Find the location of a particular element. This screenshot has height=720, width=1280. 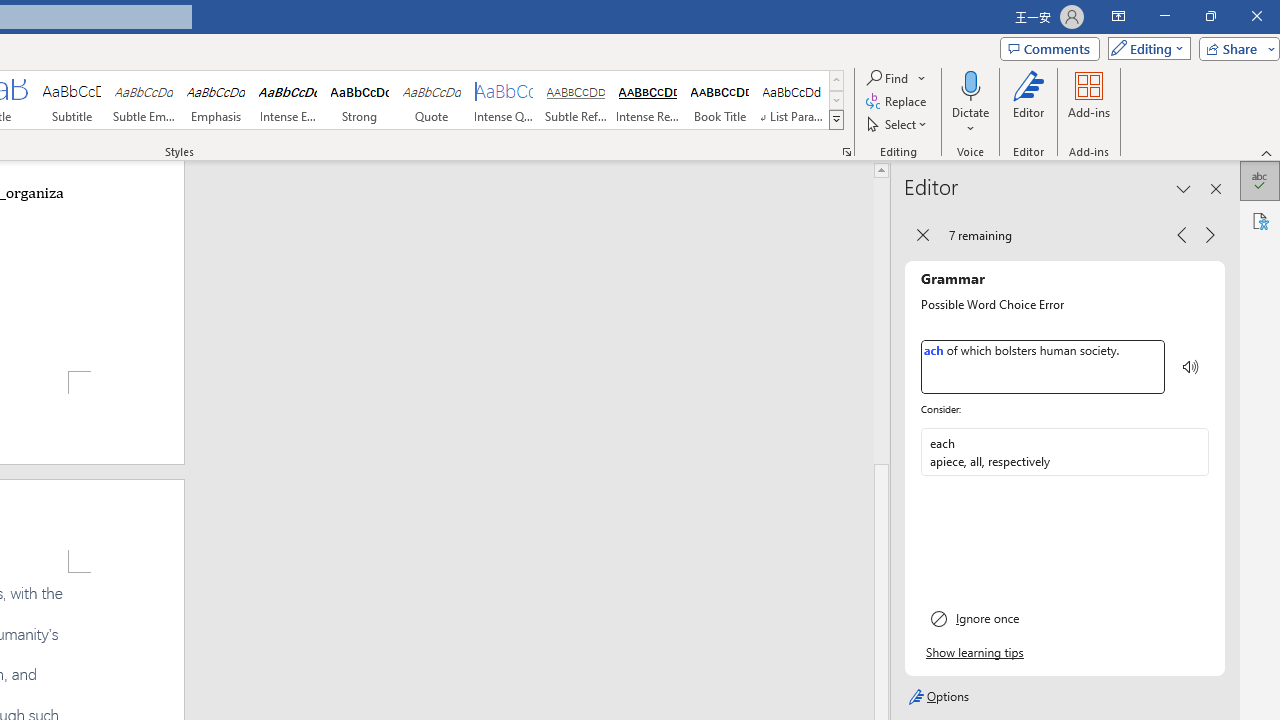

'AutomationID: DrillInPane_ReadContext' is located at coordinates (1191, 367).